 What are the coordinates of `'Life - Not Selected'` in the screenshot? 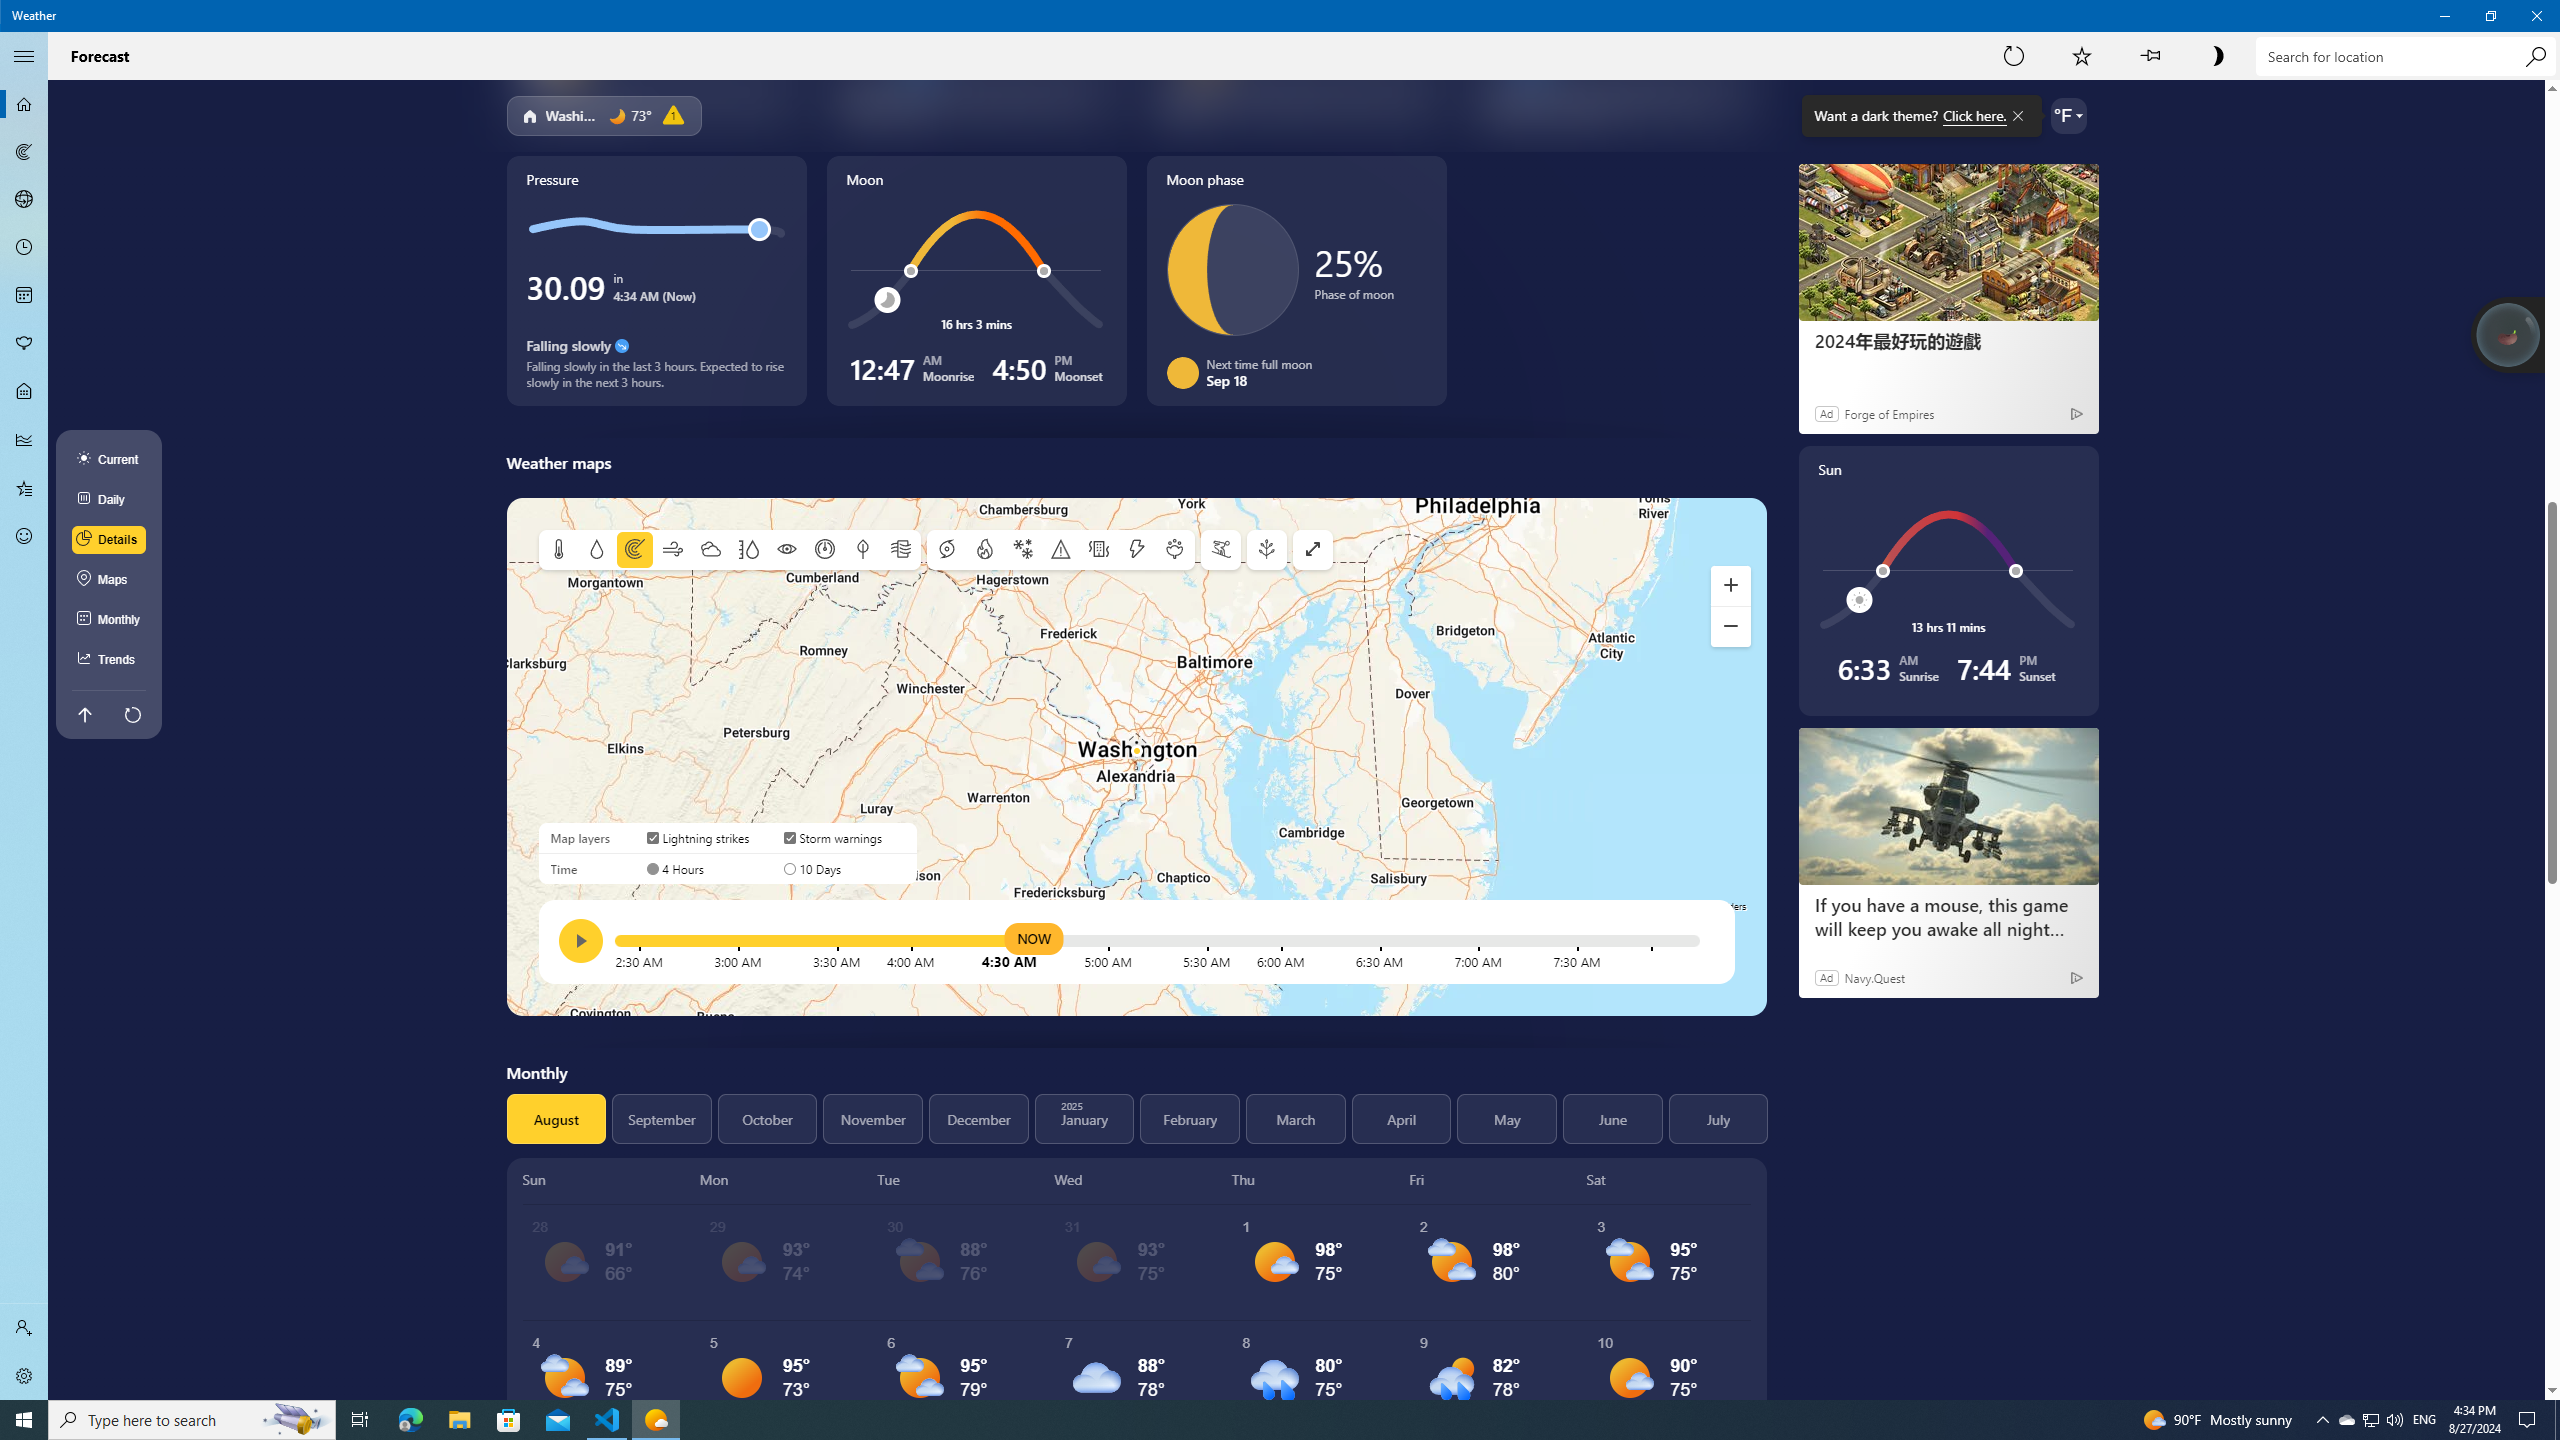 It's located at (24, 391).